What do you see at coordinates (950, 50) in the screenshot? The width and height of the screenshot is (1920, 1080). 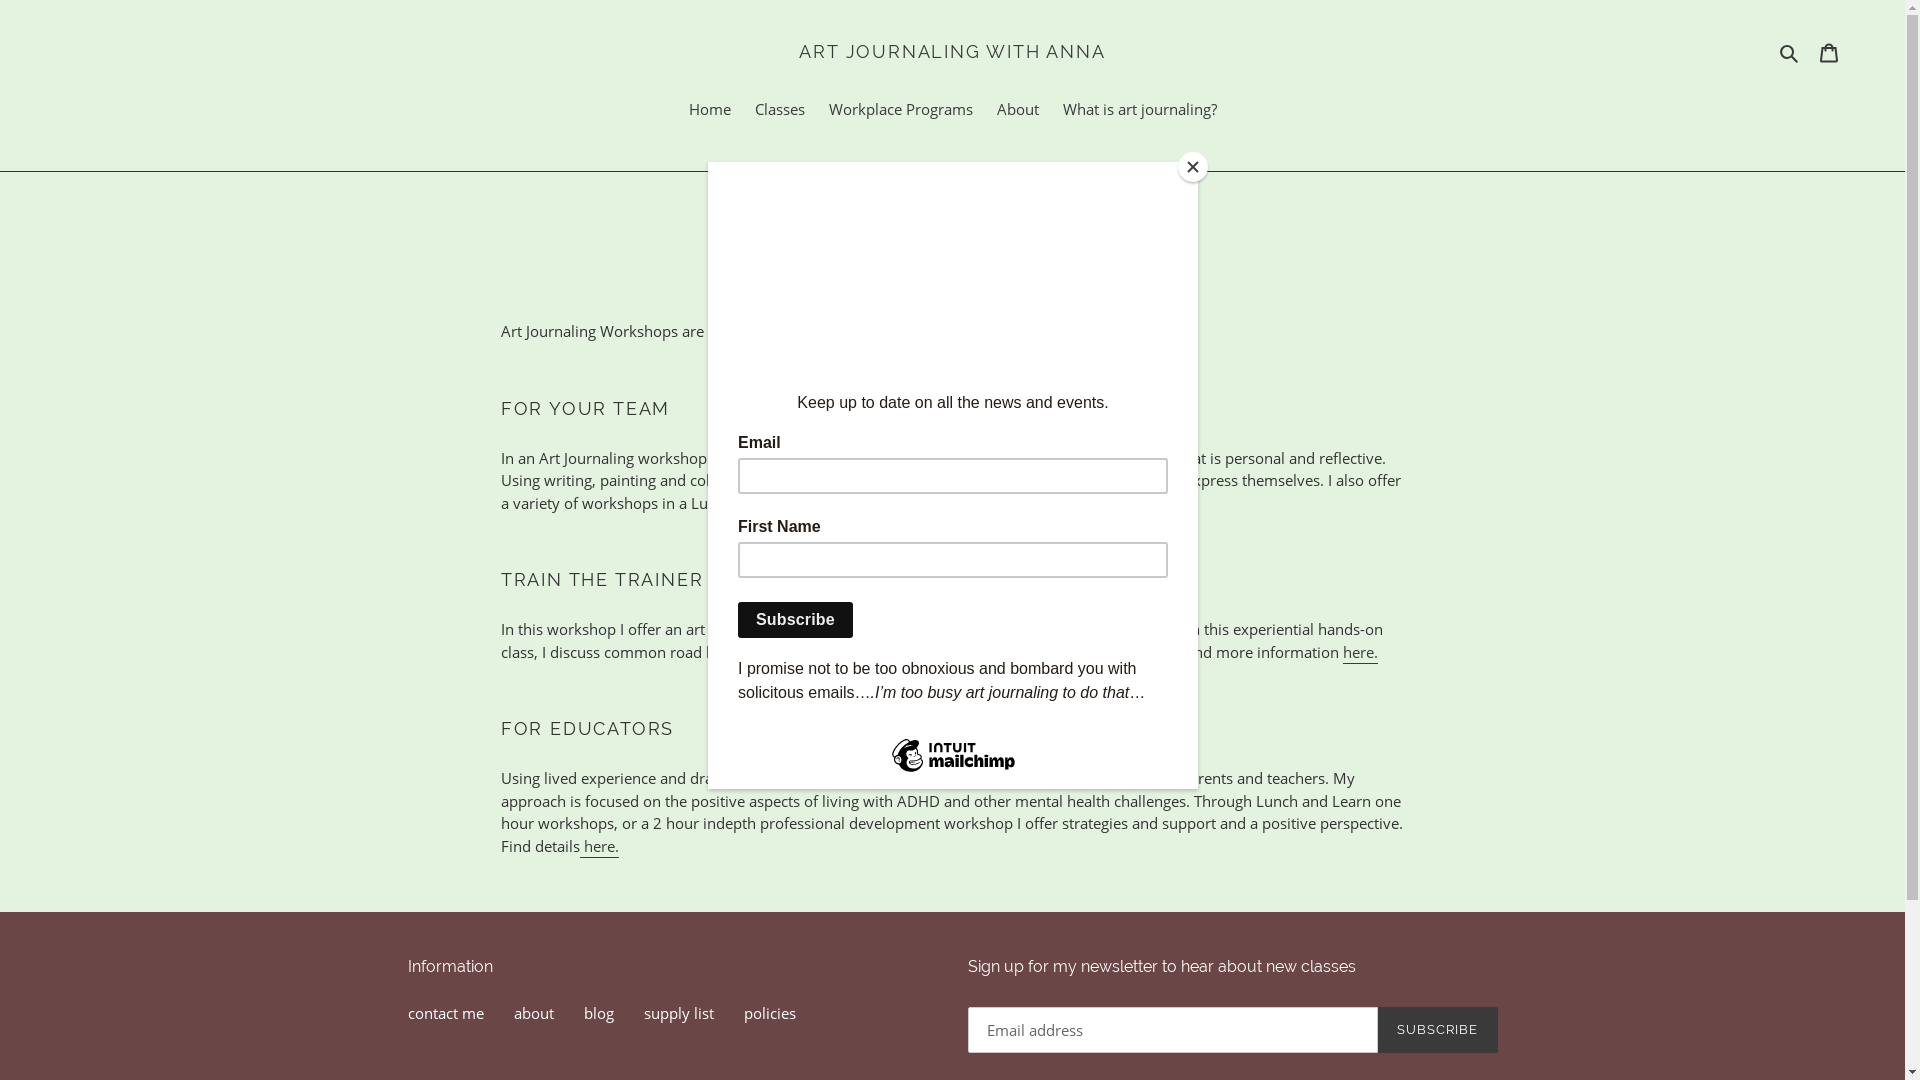 I see `'ART JOURNALING WITH ANNA'` at bounding box center [950, 50].